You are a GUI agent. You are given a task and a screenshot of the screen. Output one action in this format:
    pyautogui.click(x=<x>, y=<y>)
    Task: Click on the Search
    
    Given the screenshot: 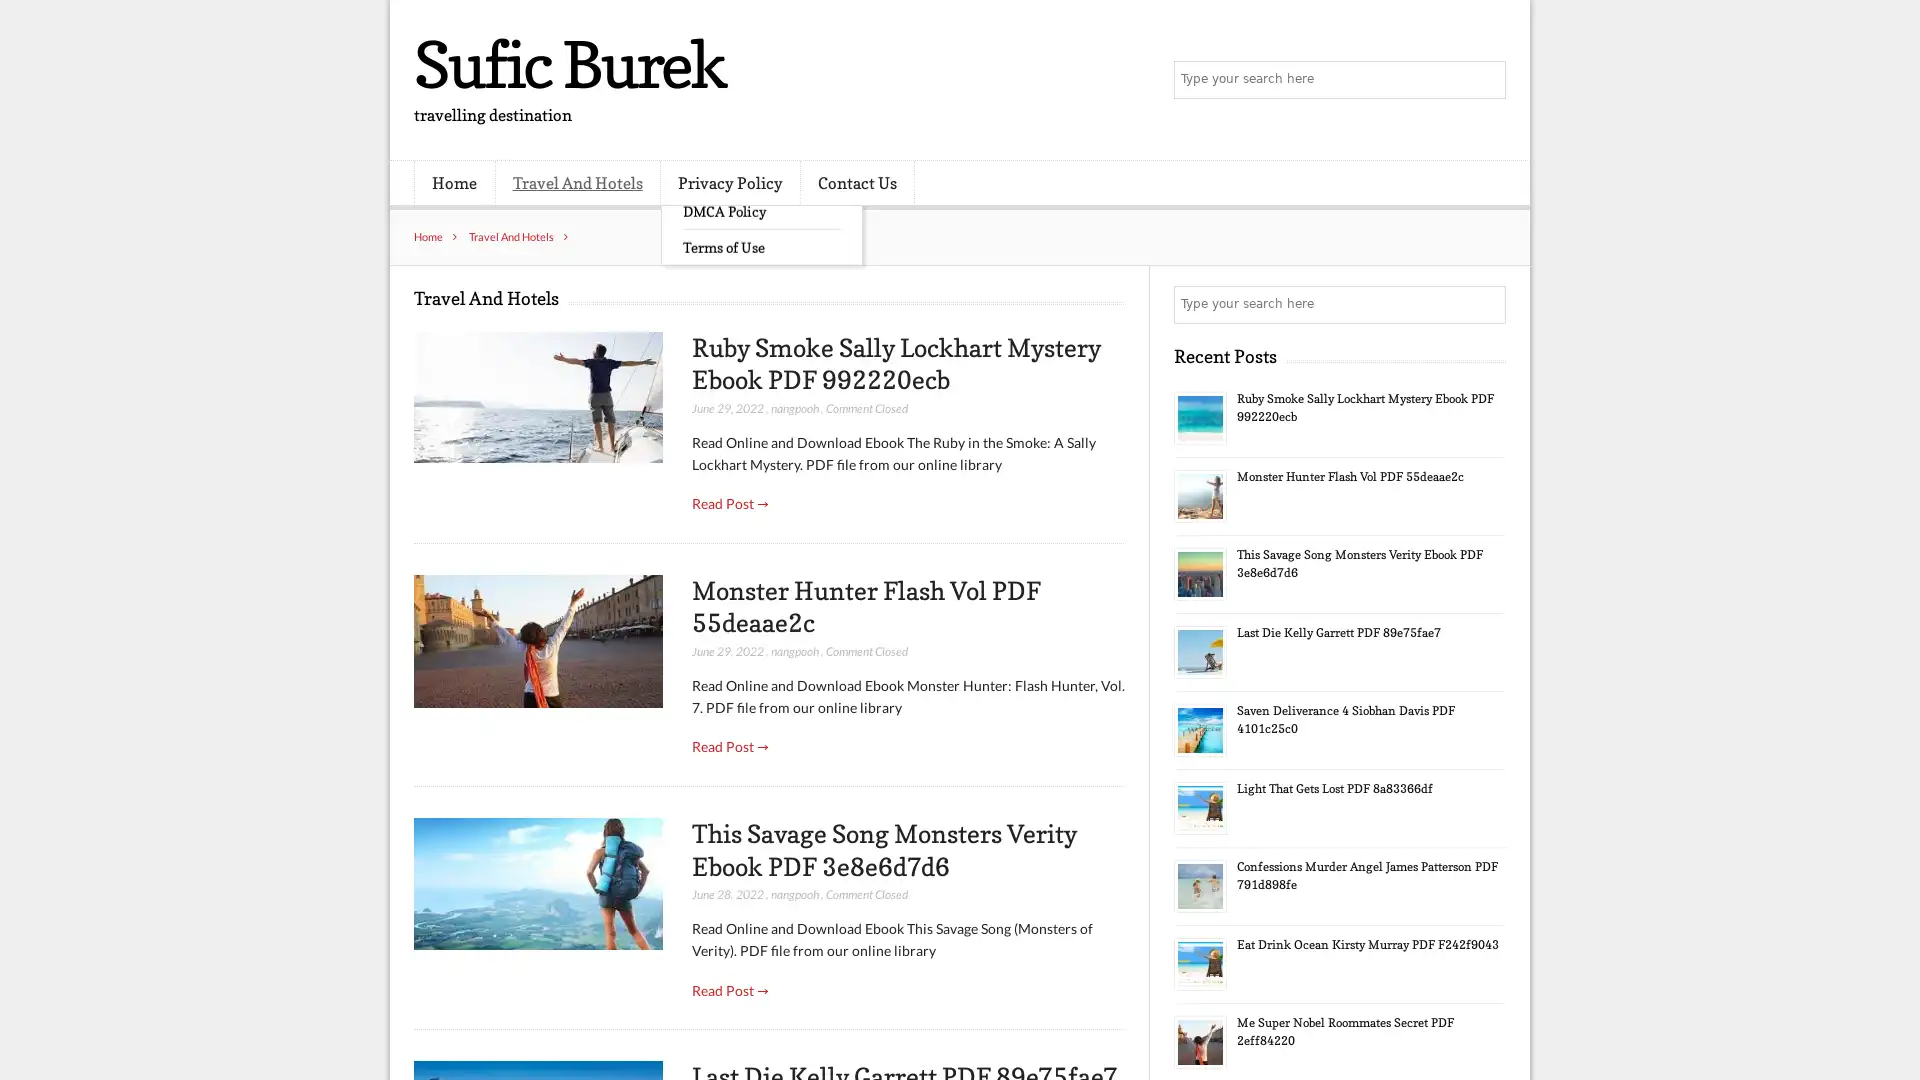 What is the action you would take?
    pyautogui.click(x=1485, y=304)
    